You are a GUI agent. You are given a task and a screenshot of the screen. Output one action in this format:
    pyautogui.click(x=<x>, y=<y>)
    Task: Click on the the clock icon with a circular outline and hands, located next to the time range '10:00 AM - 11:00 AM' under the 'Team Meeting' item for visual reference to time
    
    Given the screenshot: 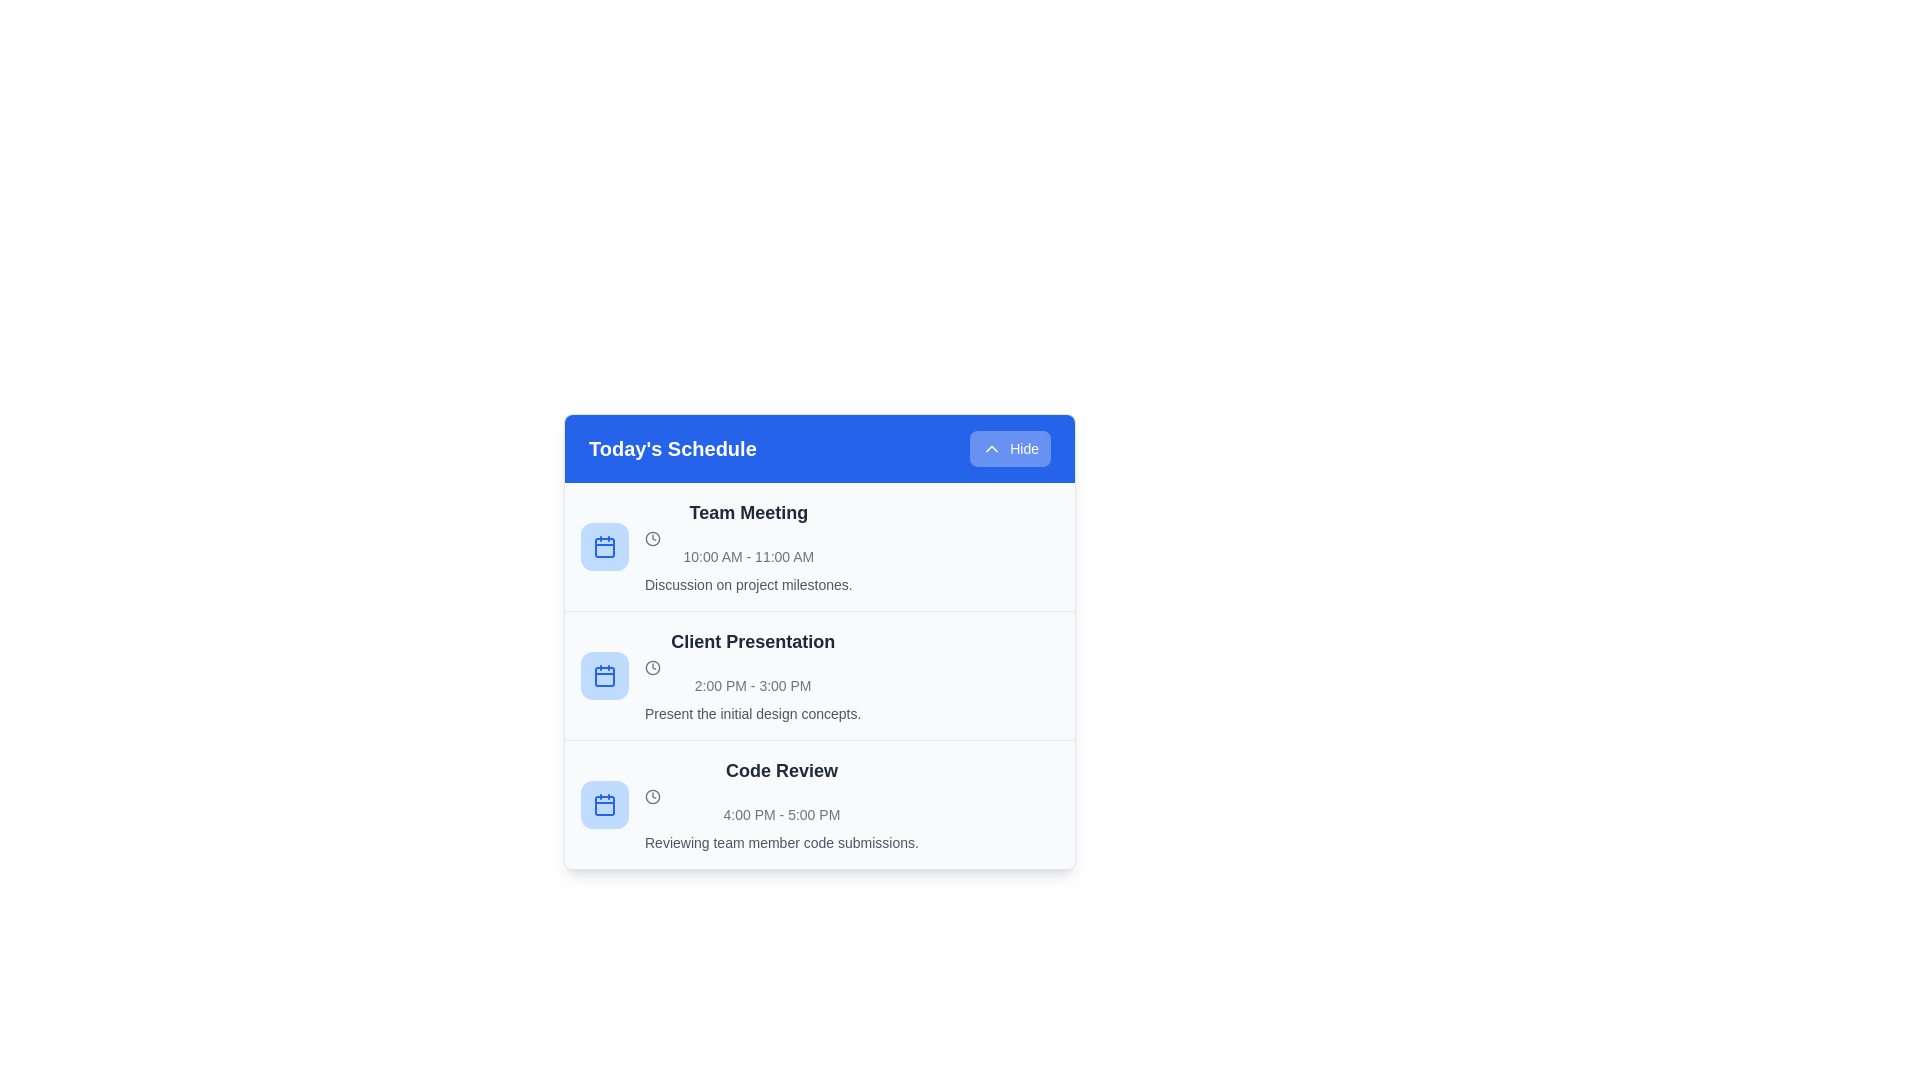 What is the action you would take?
    pyautogui.click(x=652, y=538)
    